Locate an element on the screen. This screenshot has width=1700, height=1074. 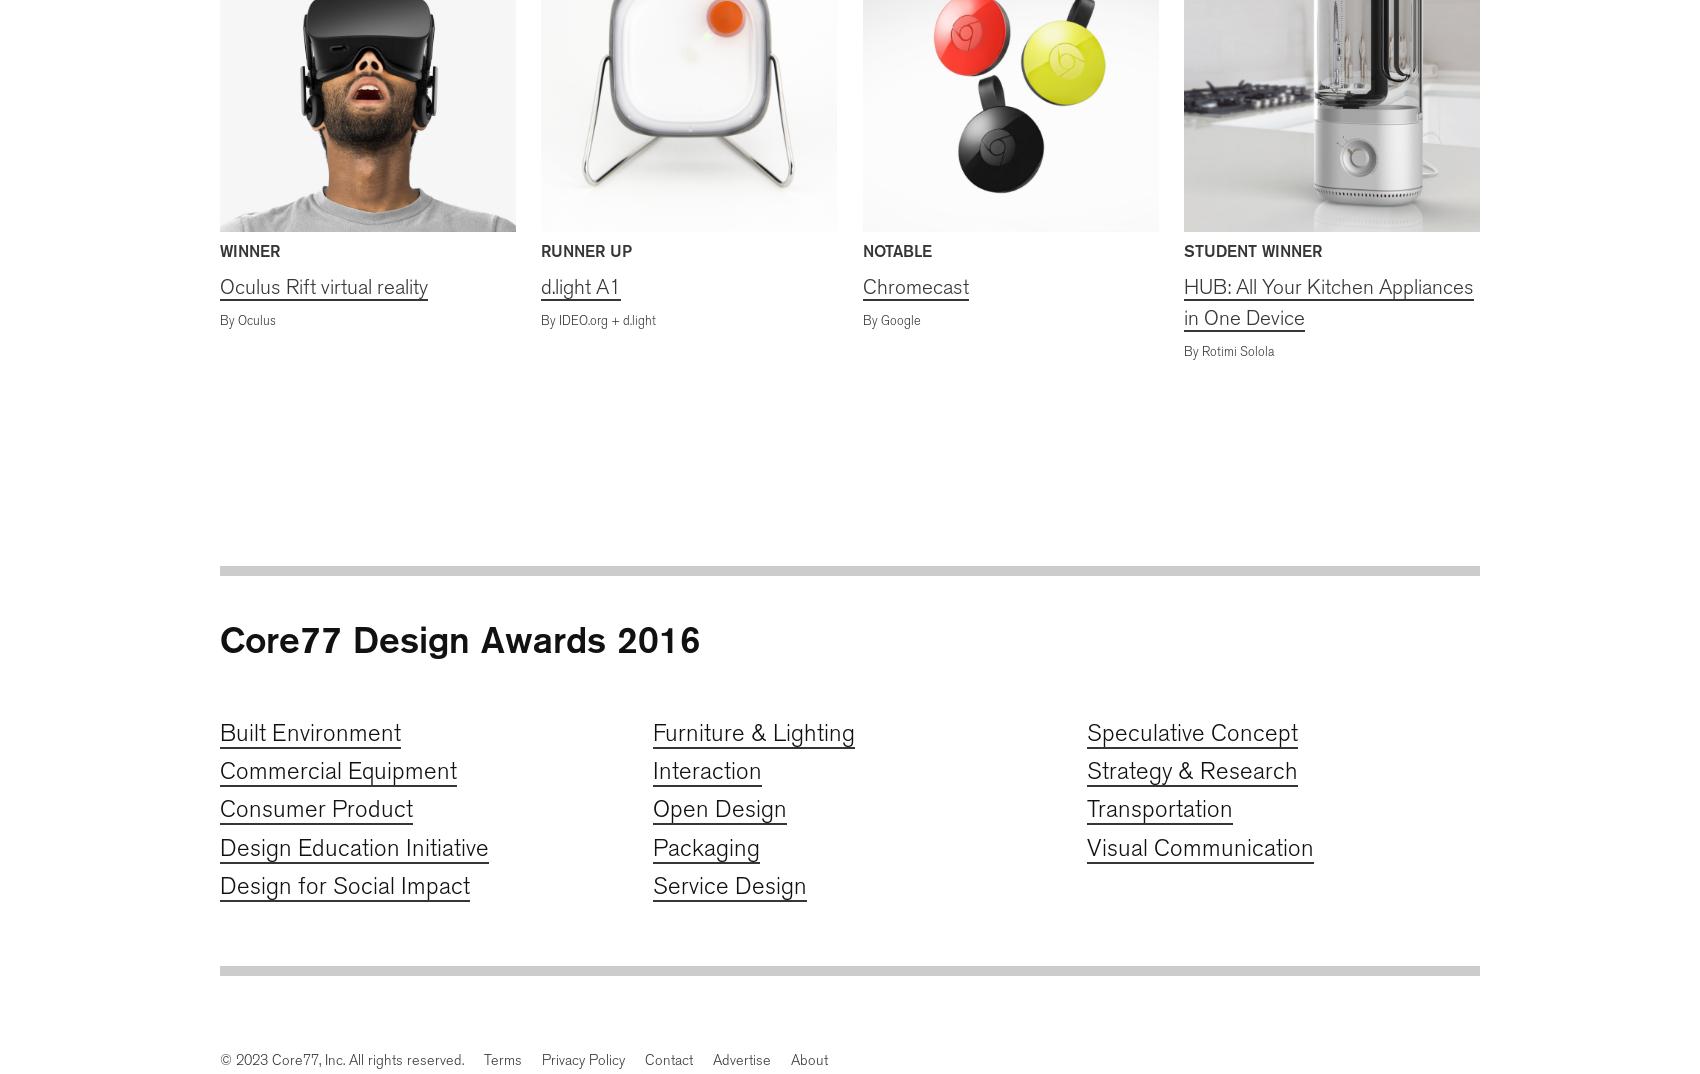
'Advertise' is located at coordinates (742, 1059).